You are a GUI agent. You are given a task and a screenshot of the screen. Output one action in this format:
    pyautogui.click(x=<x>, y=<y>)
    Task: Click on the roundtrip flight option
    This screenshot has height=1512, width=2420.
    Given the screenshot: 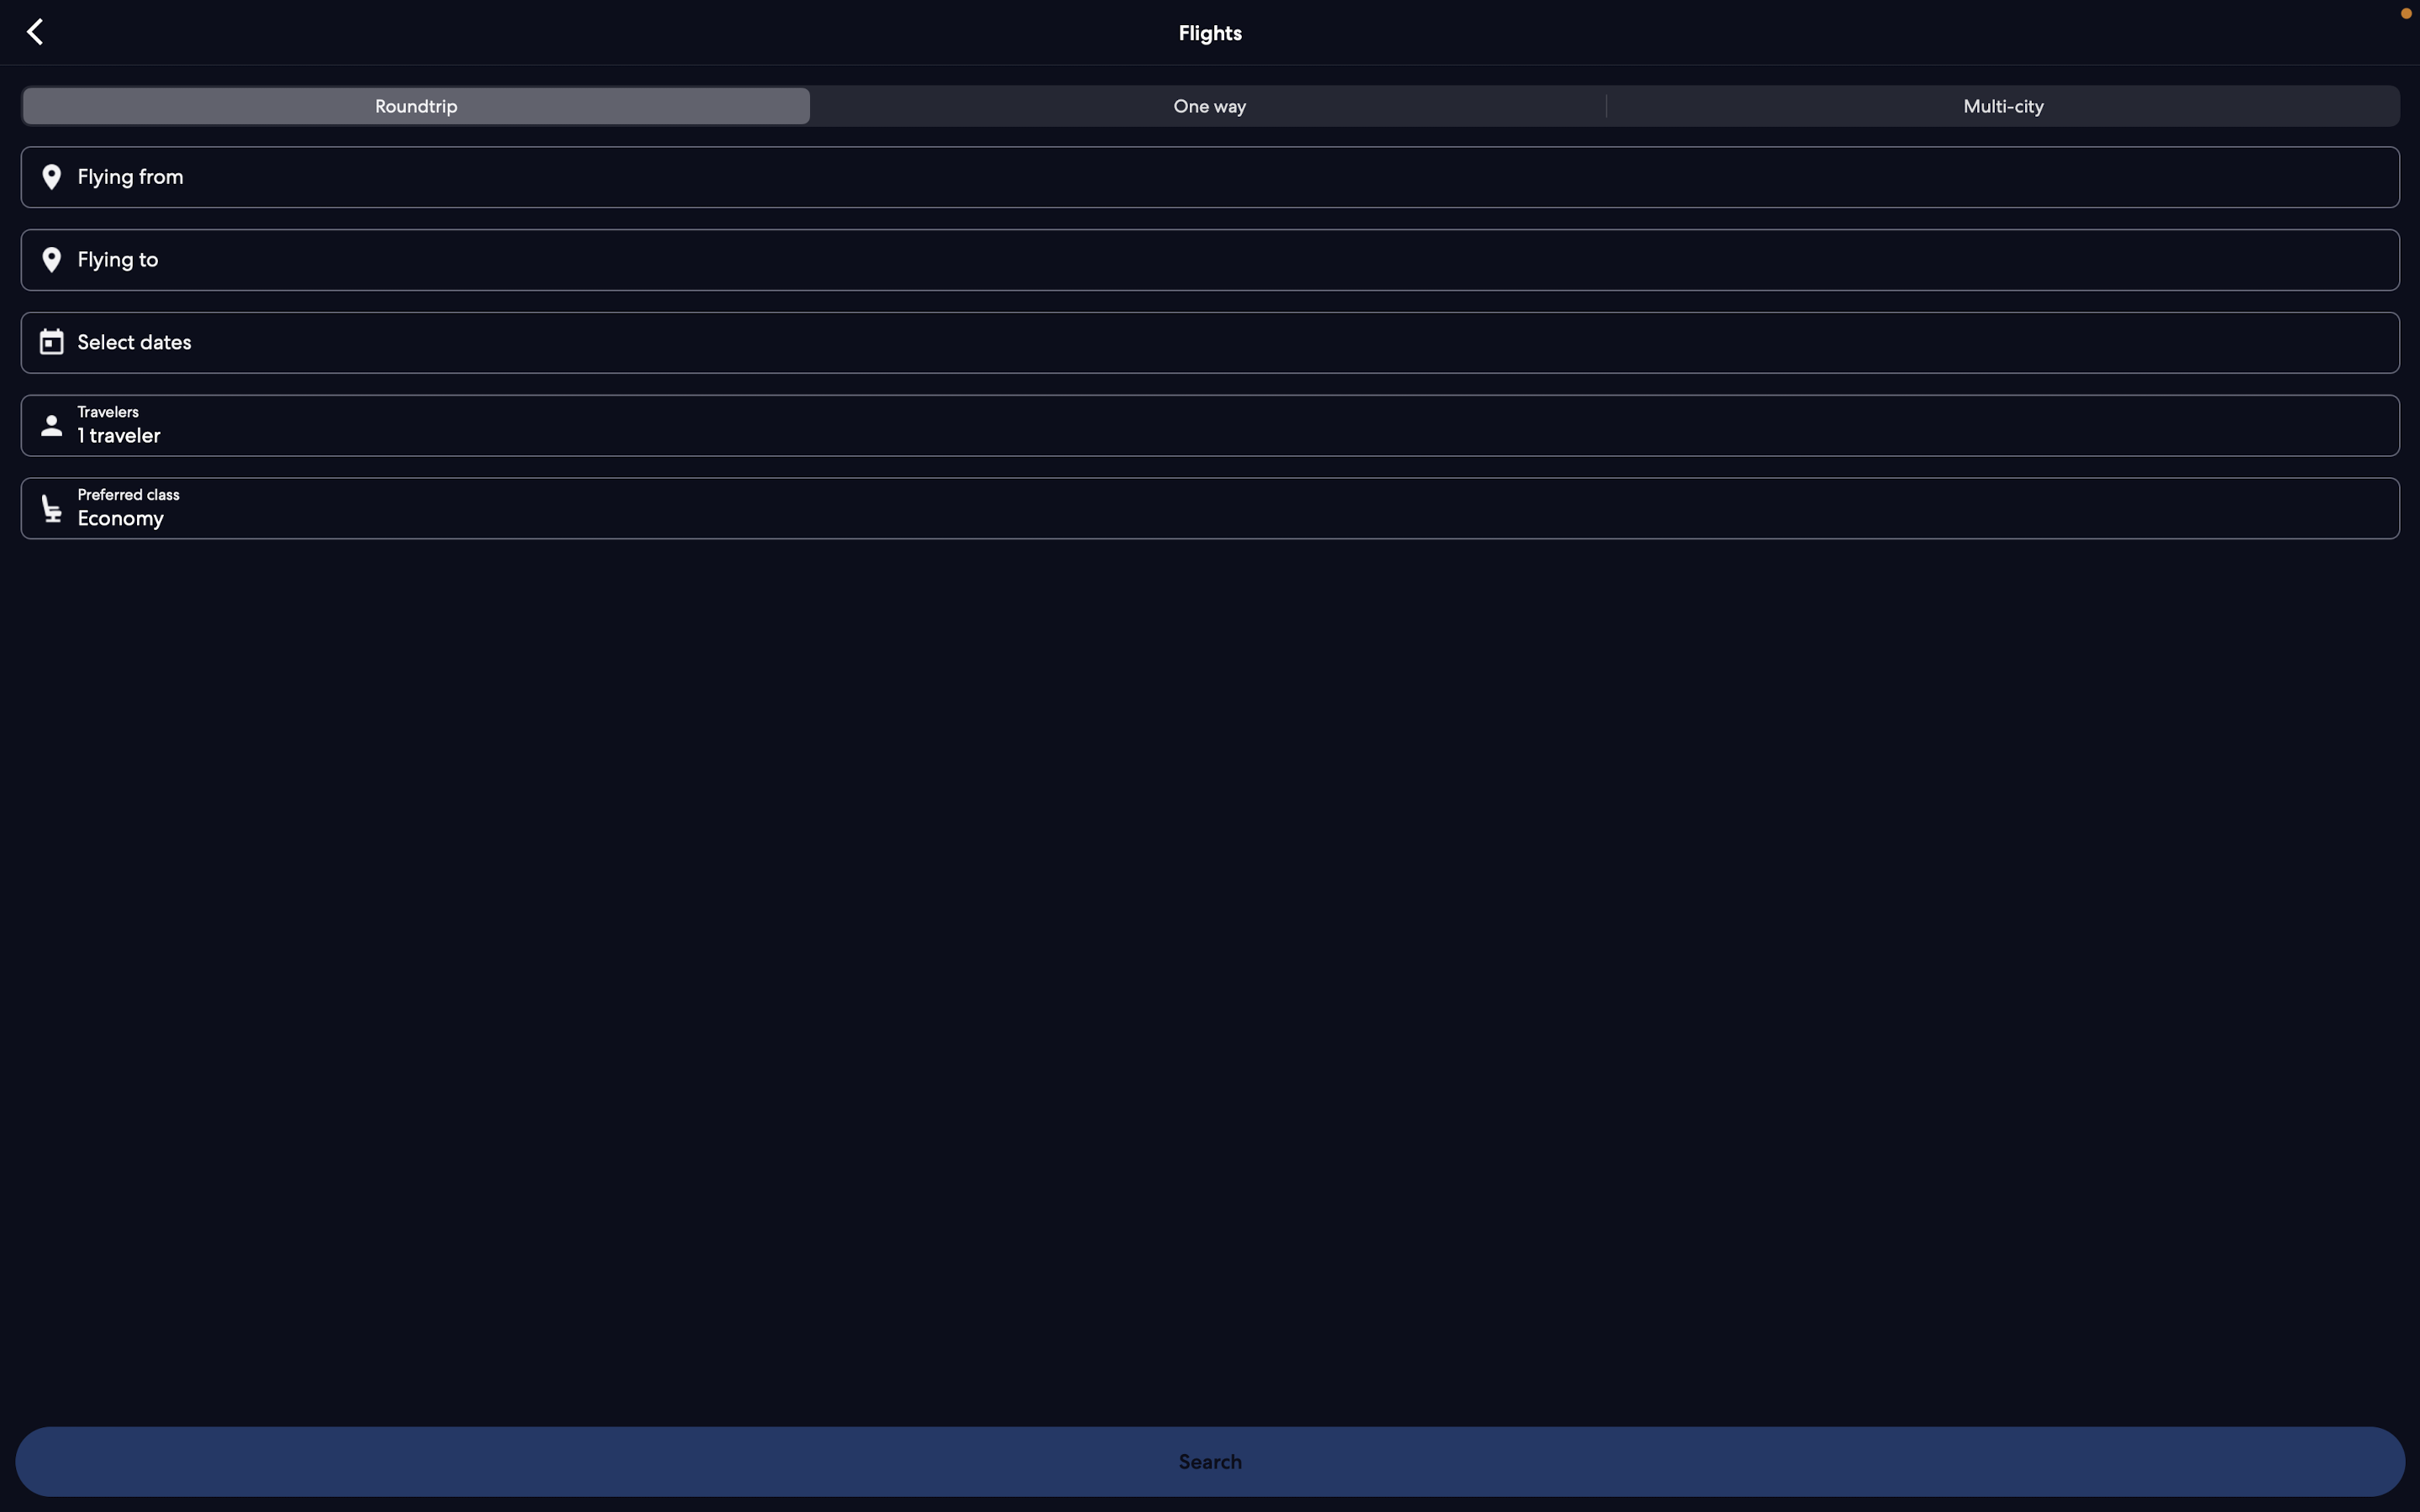 What is the action you would take?
    pyautogui.click(x=418, y=107)
    